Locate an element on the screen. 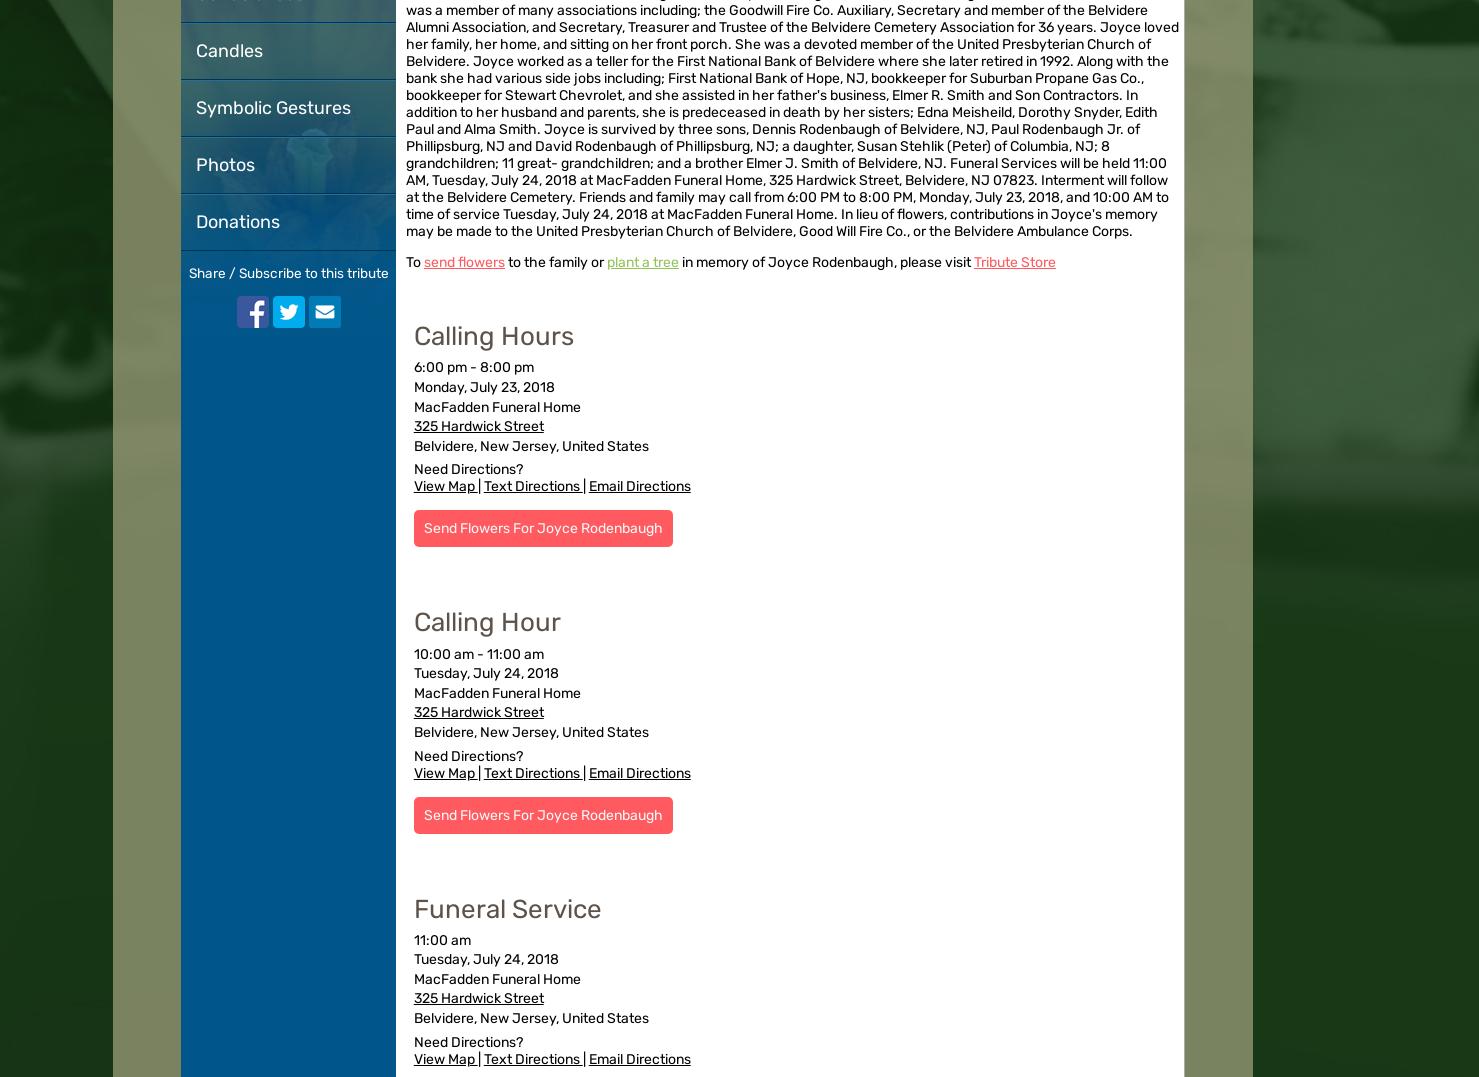 Image resolution: width=1479 pixels, height=1077 pixels. 'Candles' is located at coordinates (194, 51).